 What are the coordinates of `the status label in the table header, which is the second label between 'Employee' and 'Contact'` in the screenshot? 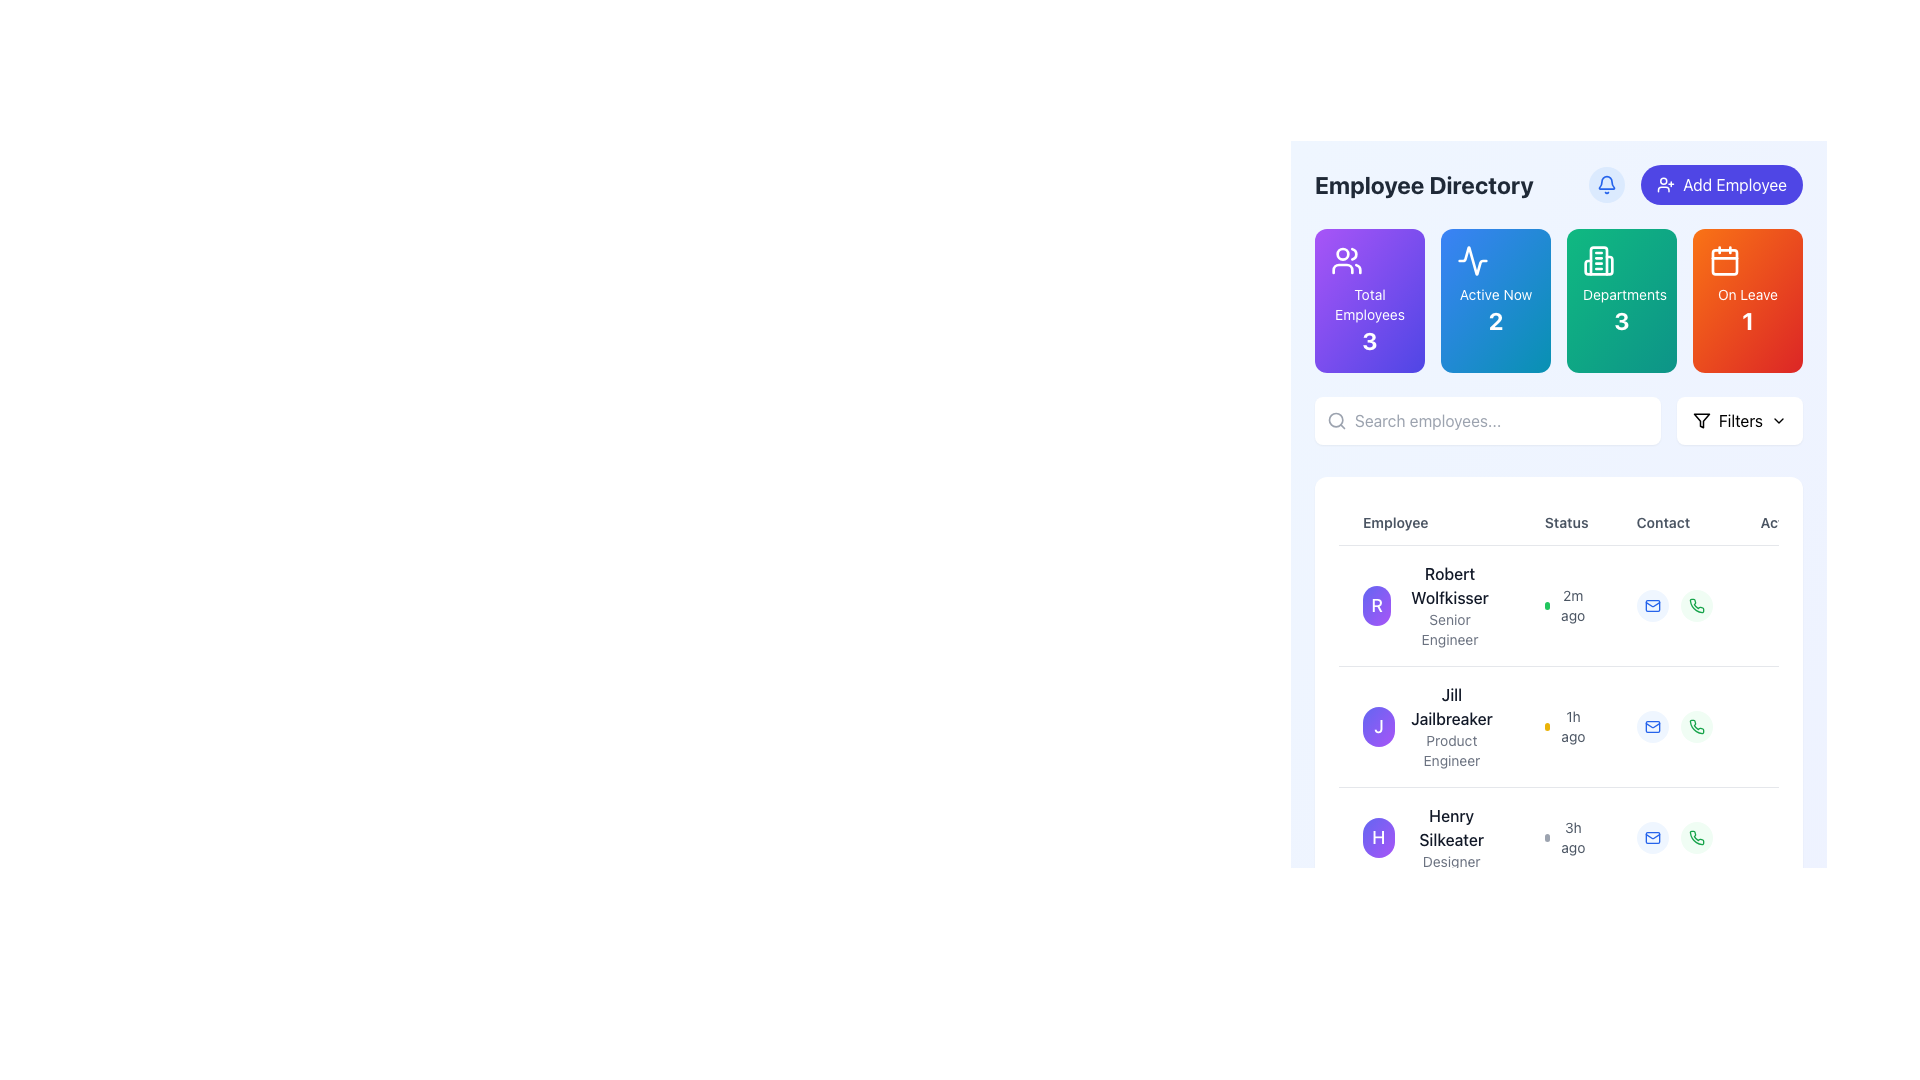 It's located at (1565, 522).